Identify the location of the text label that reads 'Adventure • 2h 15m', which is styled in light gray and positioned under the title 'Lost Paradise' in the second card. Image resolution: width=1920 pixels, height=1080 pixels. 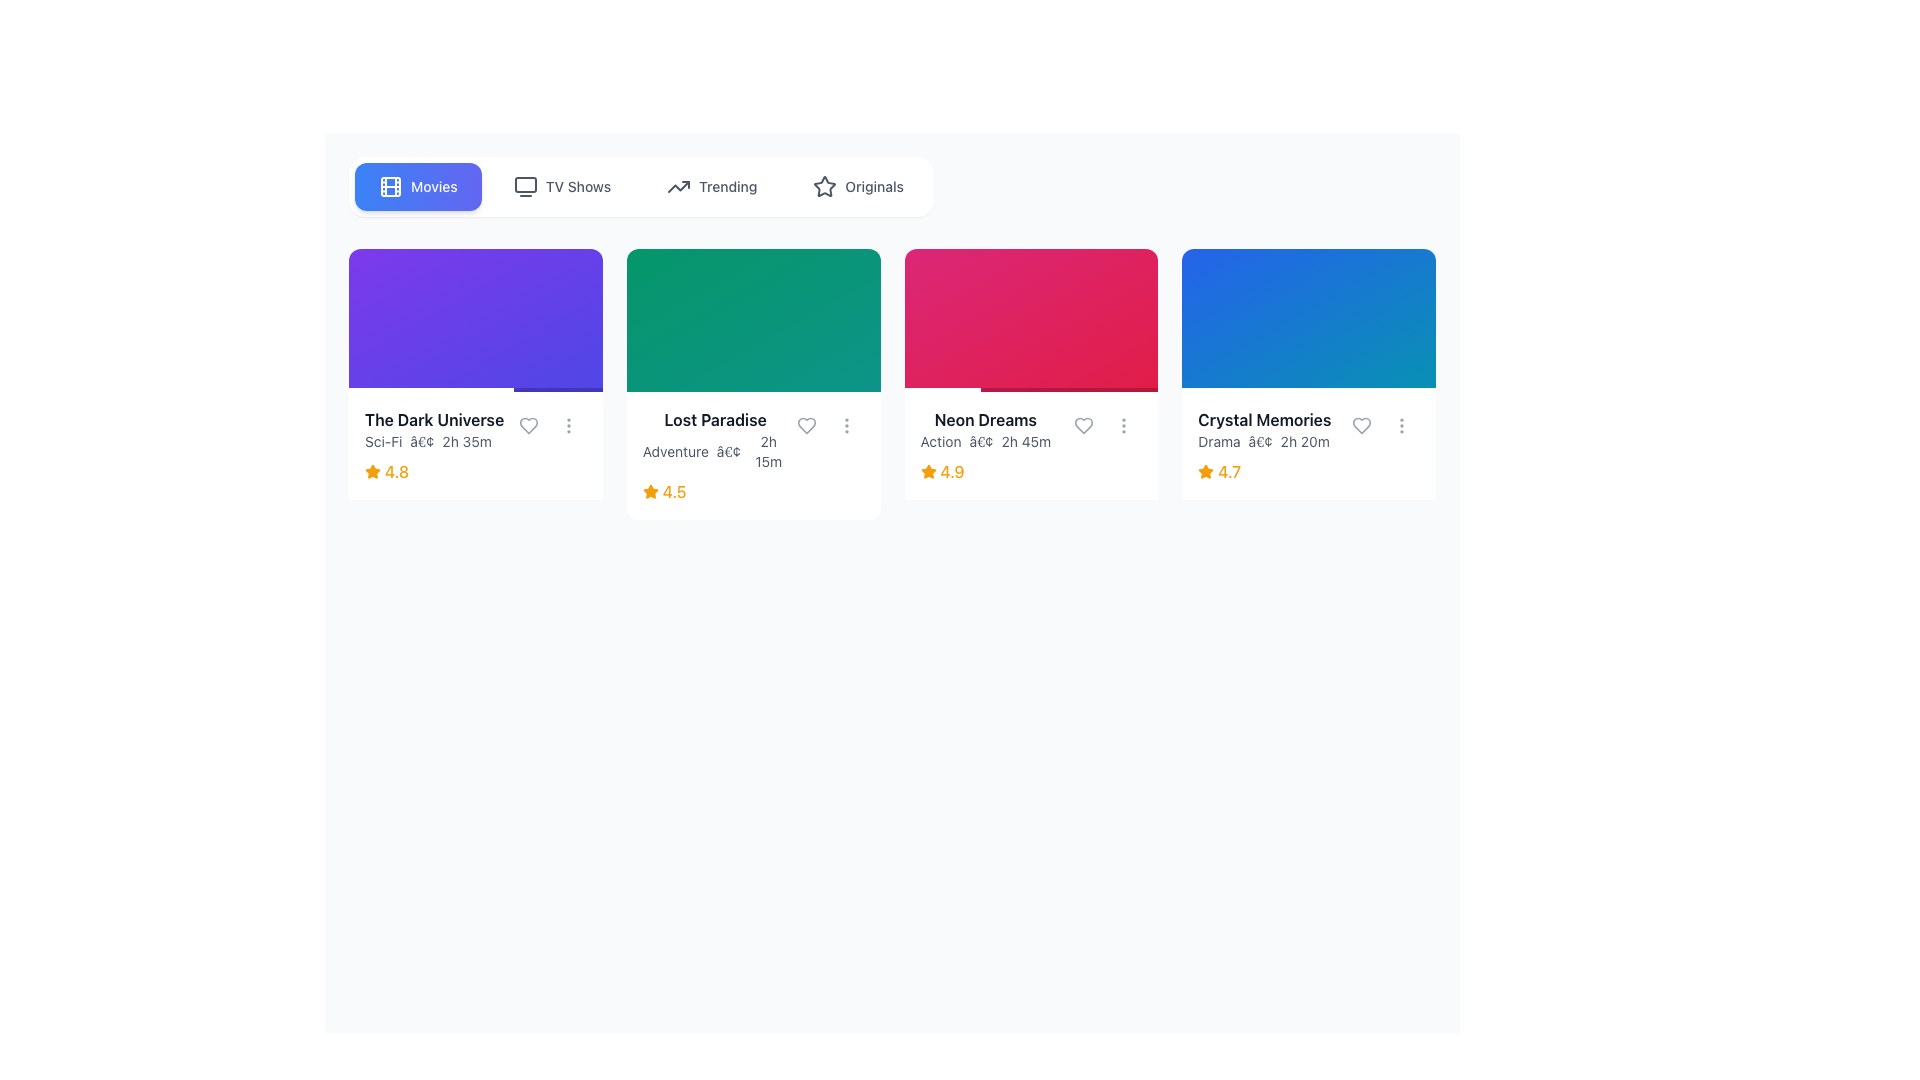
(715, 451).